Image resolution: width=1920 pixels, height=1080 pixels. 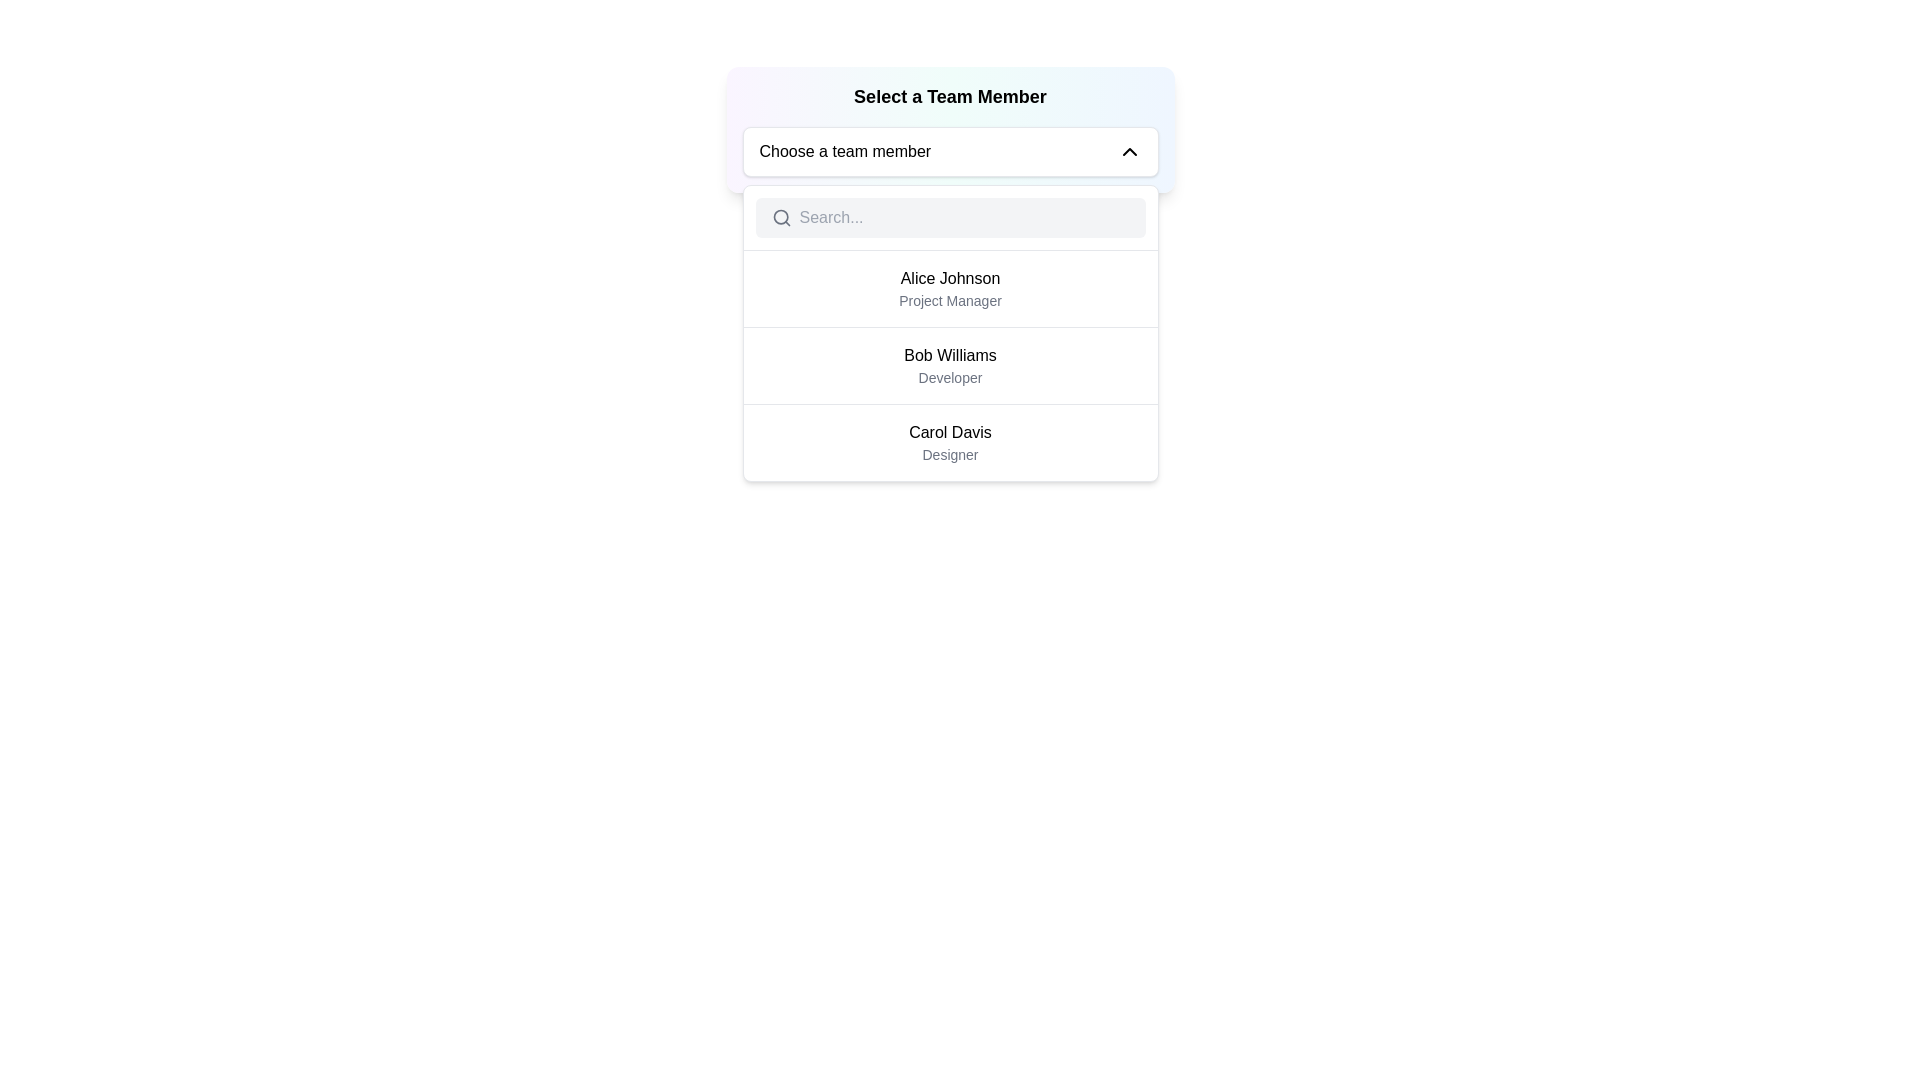 I want to click on on the text block containing 'Bob Williams' the Developer, so click(x=949, y=366).